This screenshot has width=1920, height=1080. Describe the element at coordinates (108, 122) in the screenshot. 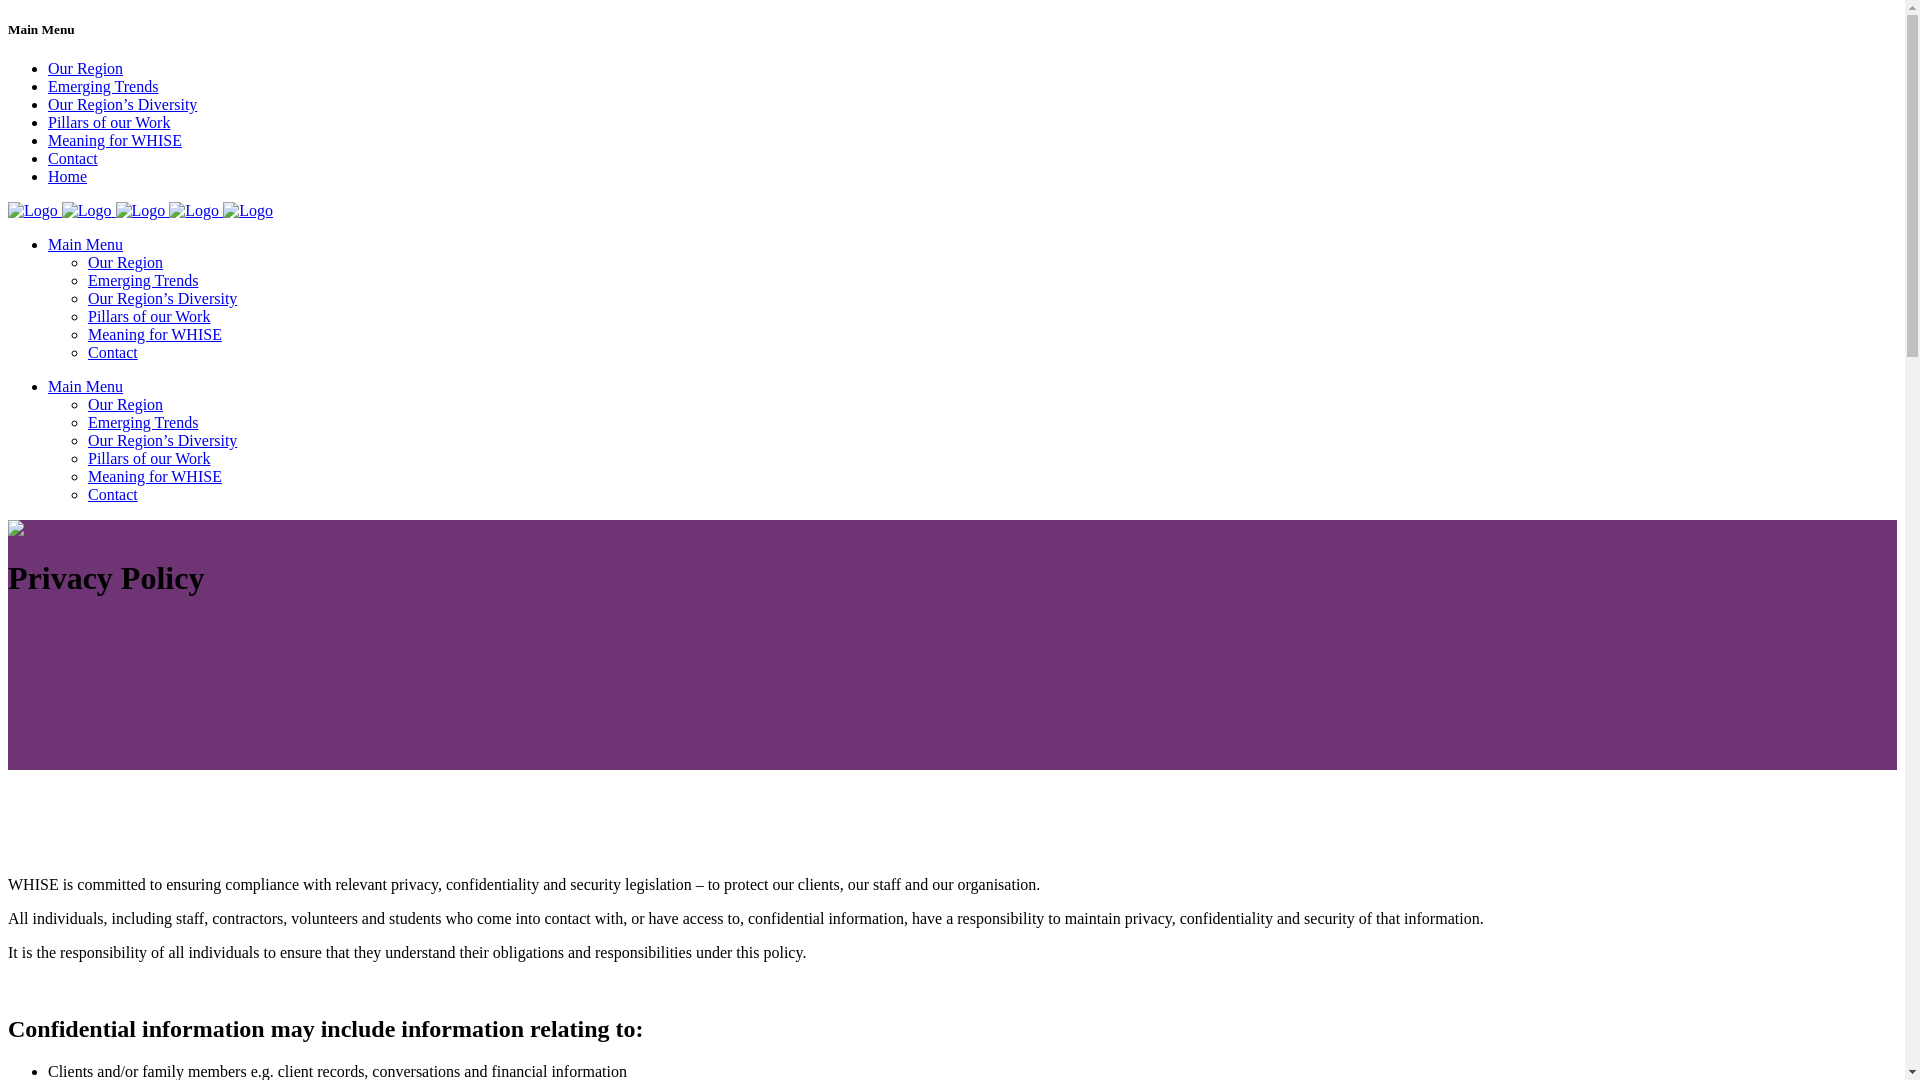

I see `'Pillars of our Work'` at that location.